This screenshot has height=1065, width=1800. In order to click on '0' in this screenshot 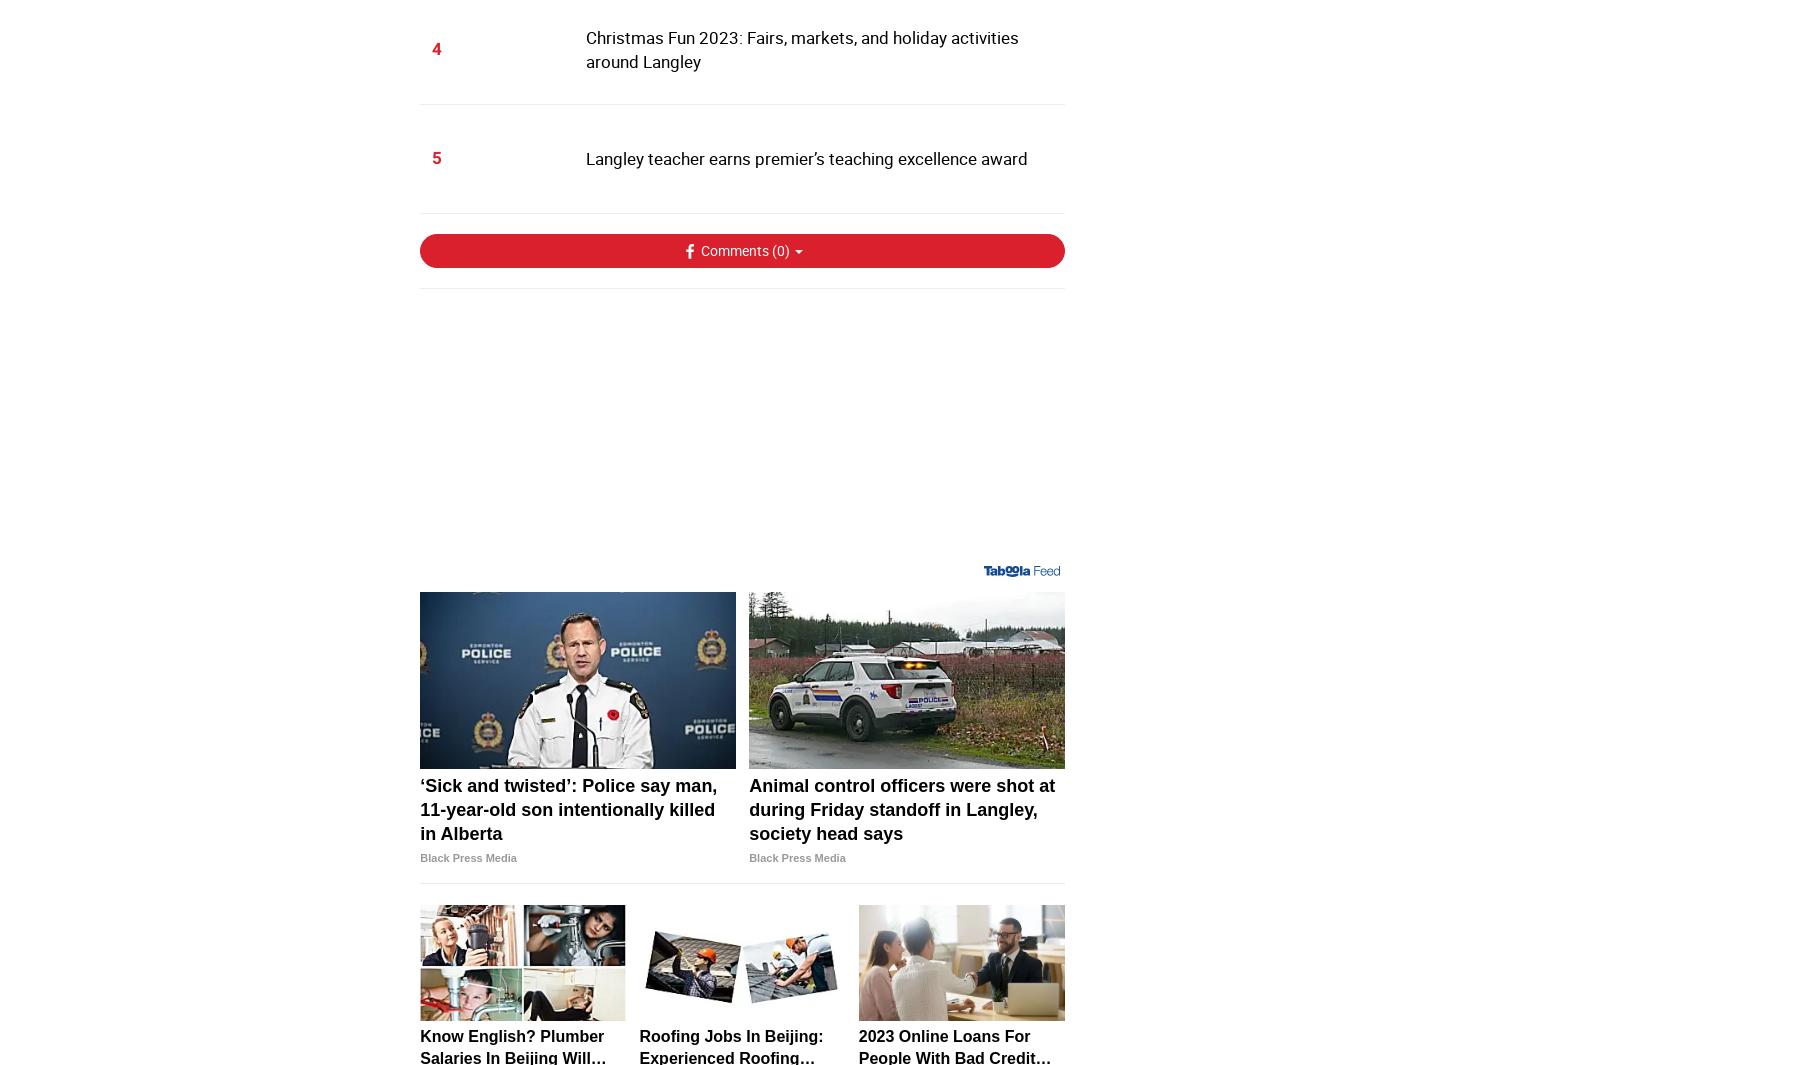, I will do `click(780, 248)`.